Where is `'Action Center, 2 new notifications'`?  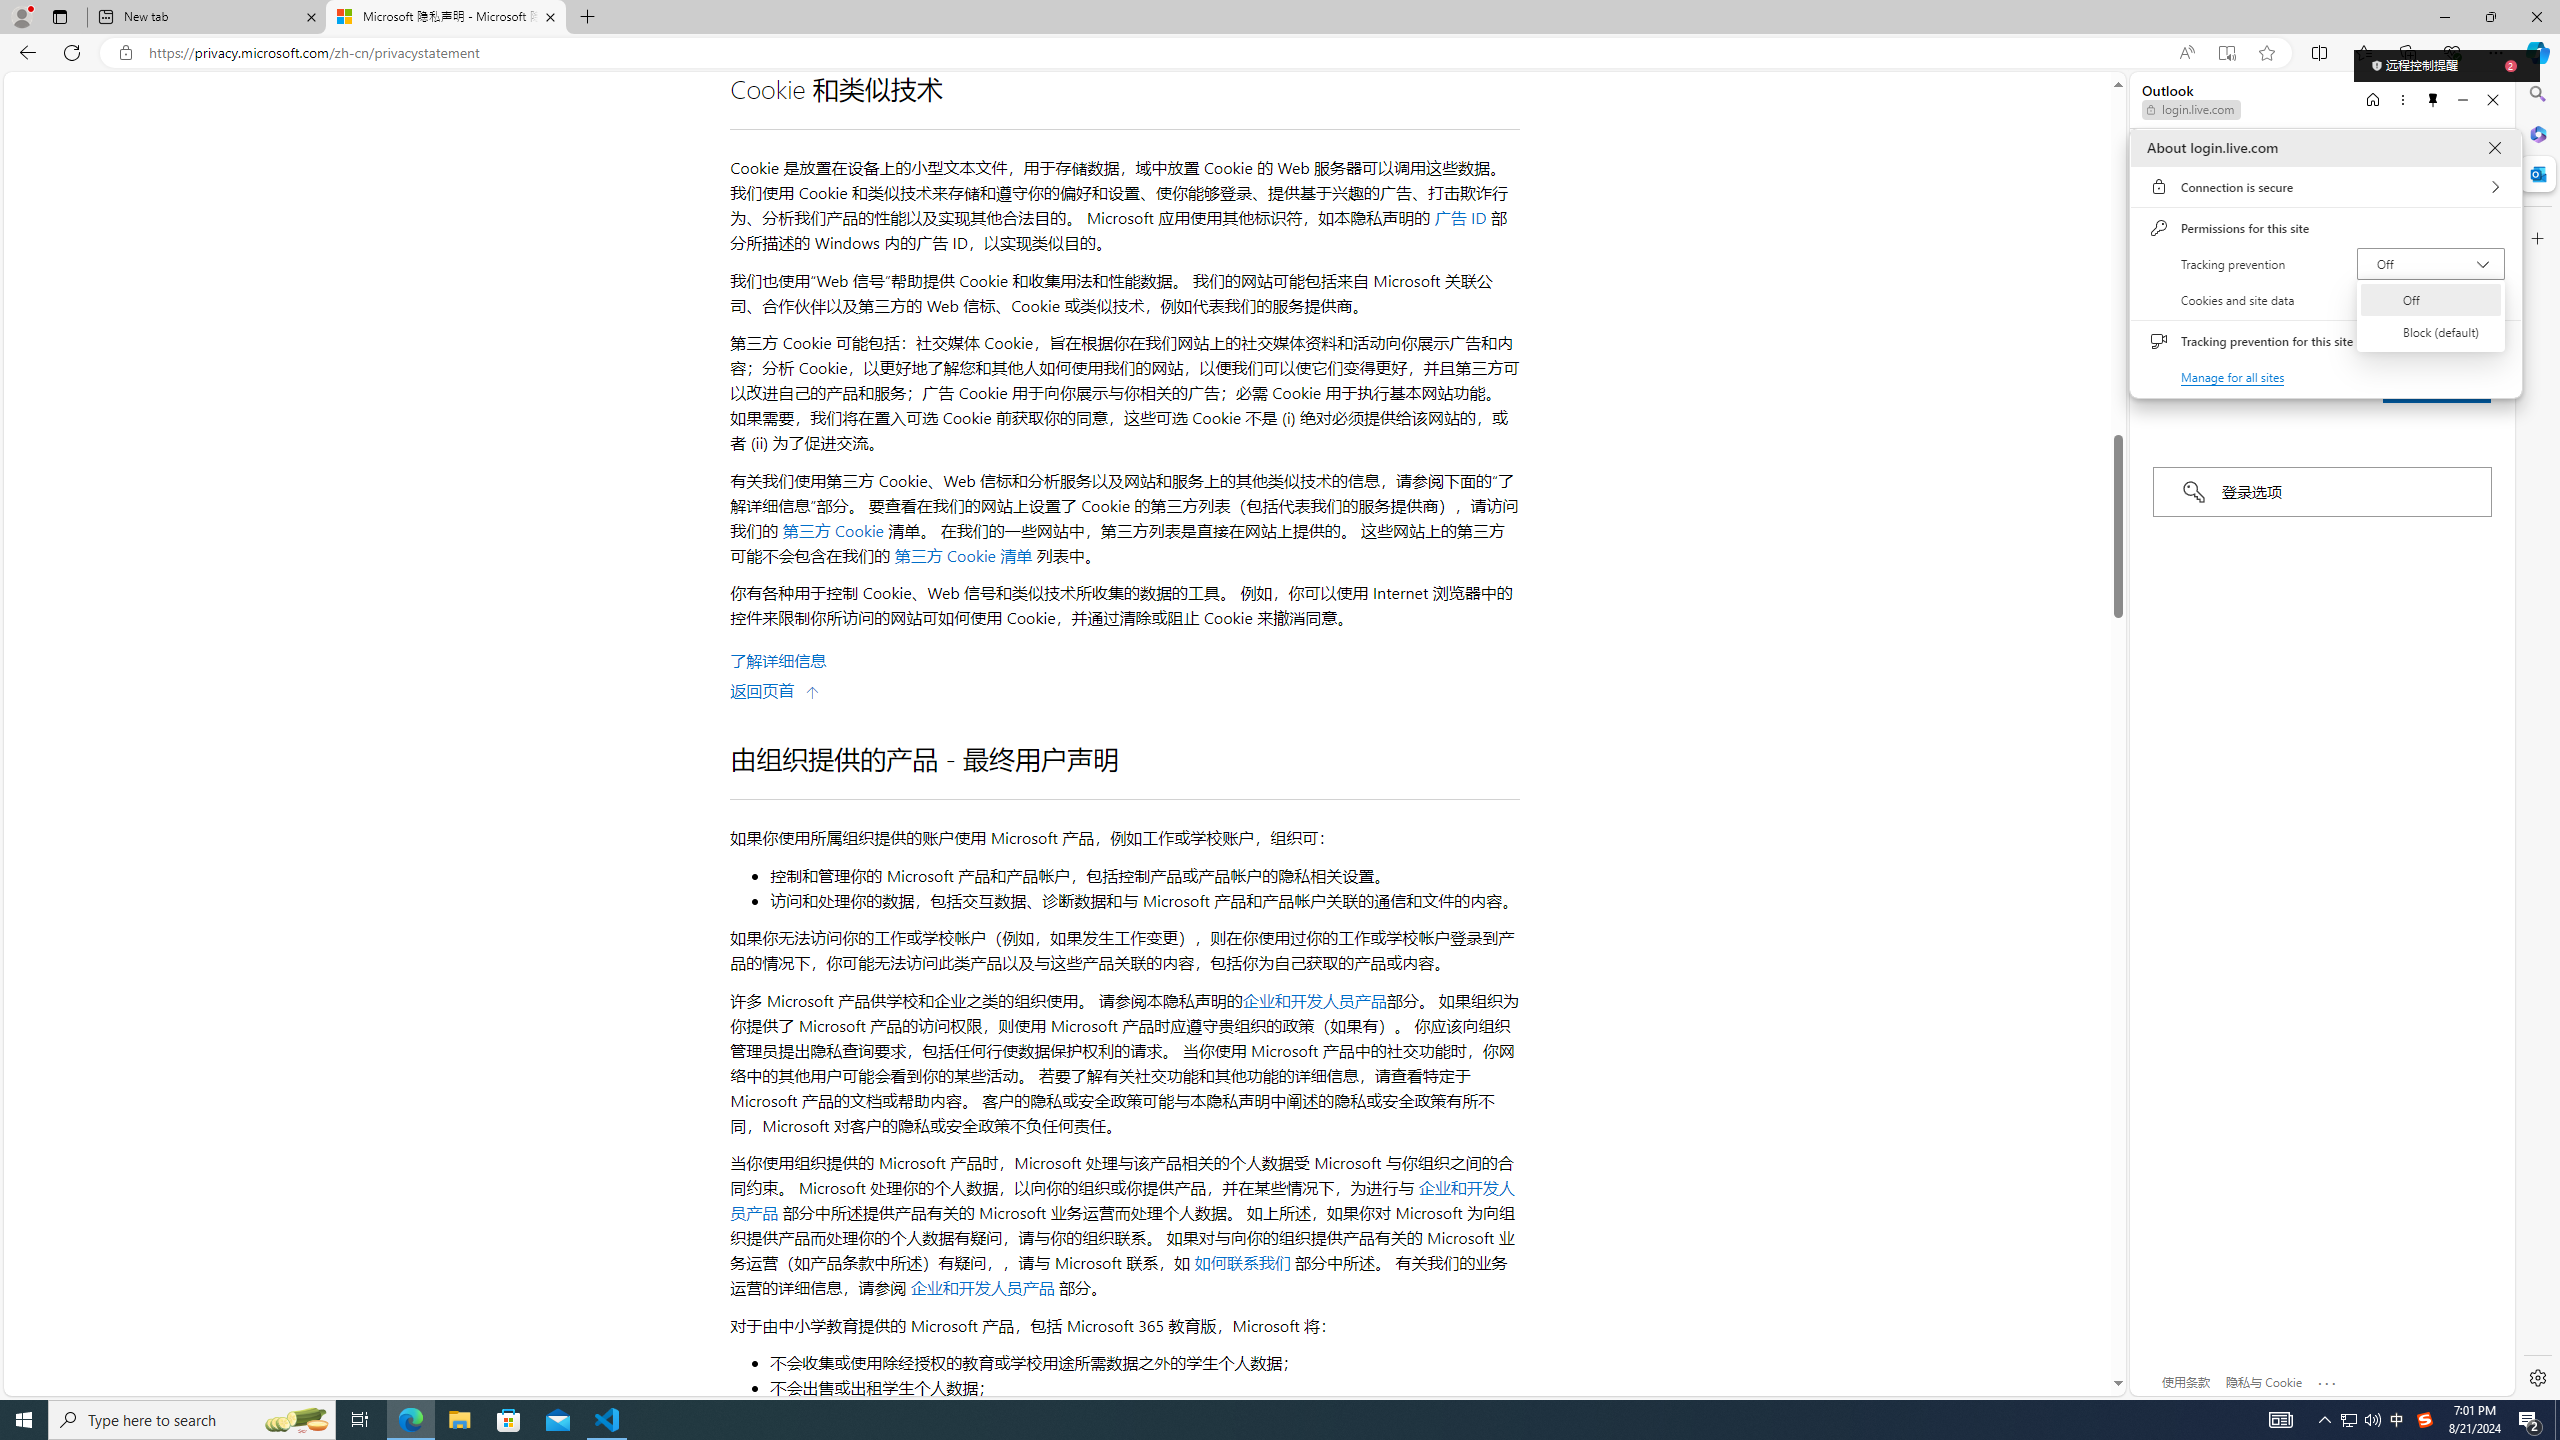 'Action Center, 2 new notifications' is located at coordinates (2530, 1418).